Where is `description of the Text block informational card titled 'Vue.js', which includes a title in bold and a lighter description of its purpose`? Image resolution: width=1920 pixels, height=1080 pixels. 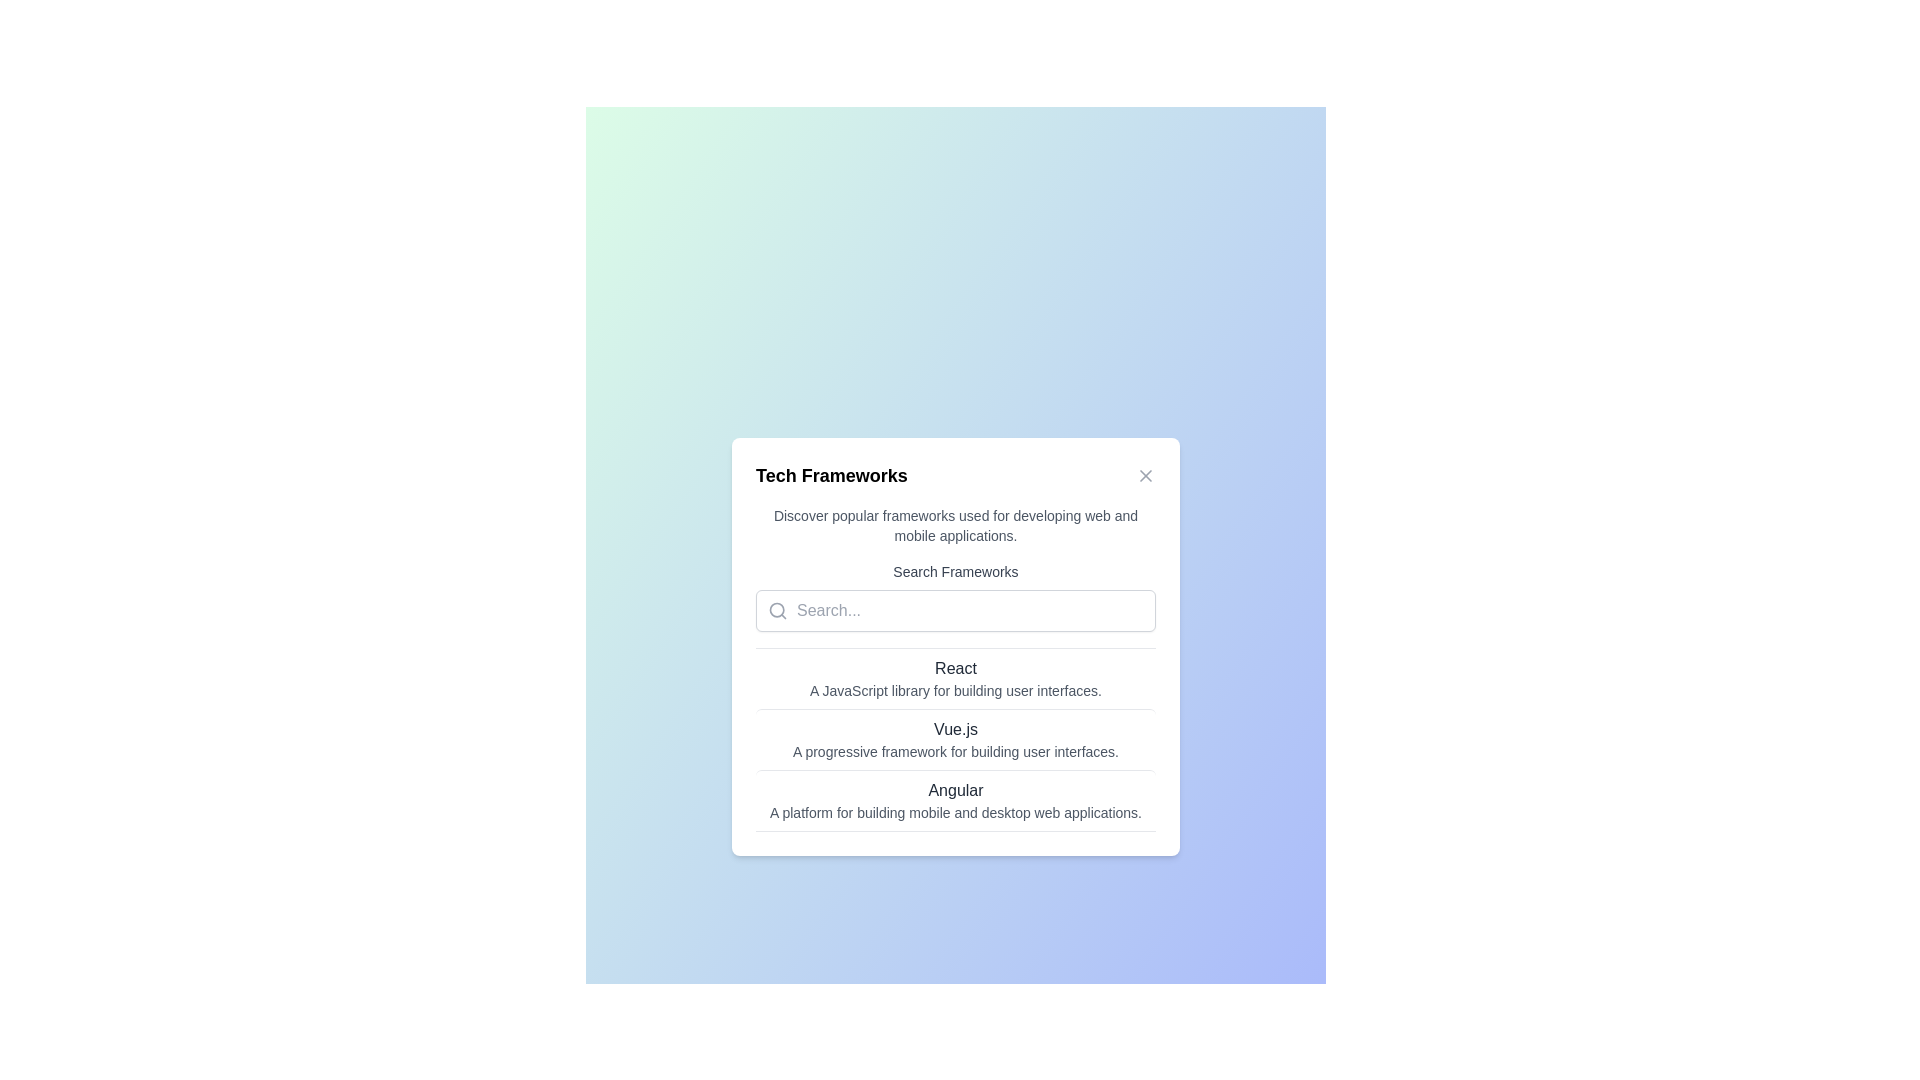 description of the Text block informational card titled 'Vue.js', which includes a title in bold and a lighter description of its purpose is located at coordinates (954, 739).